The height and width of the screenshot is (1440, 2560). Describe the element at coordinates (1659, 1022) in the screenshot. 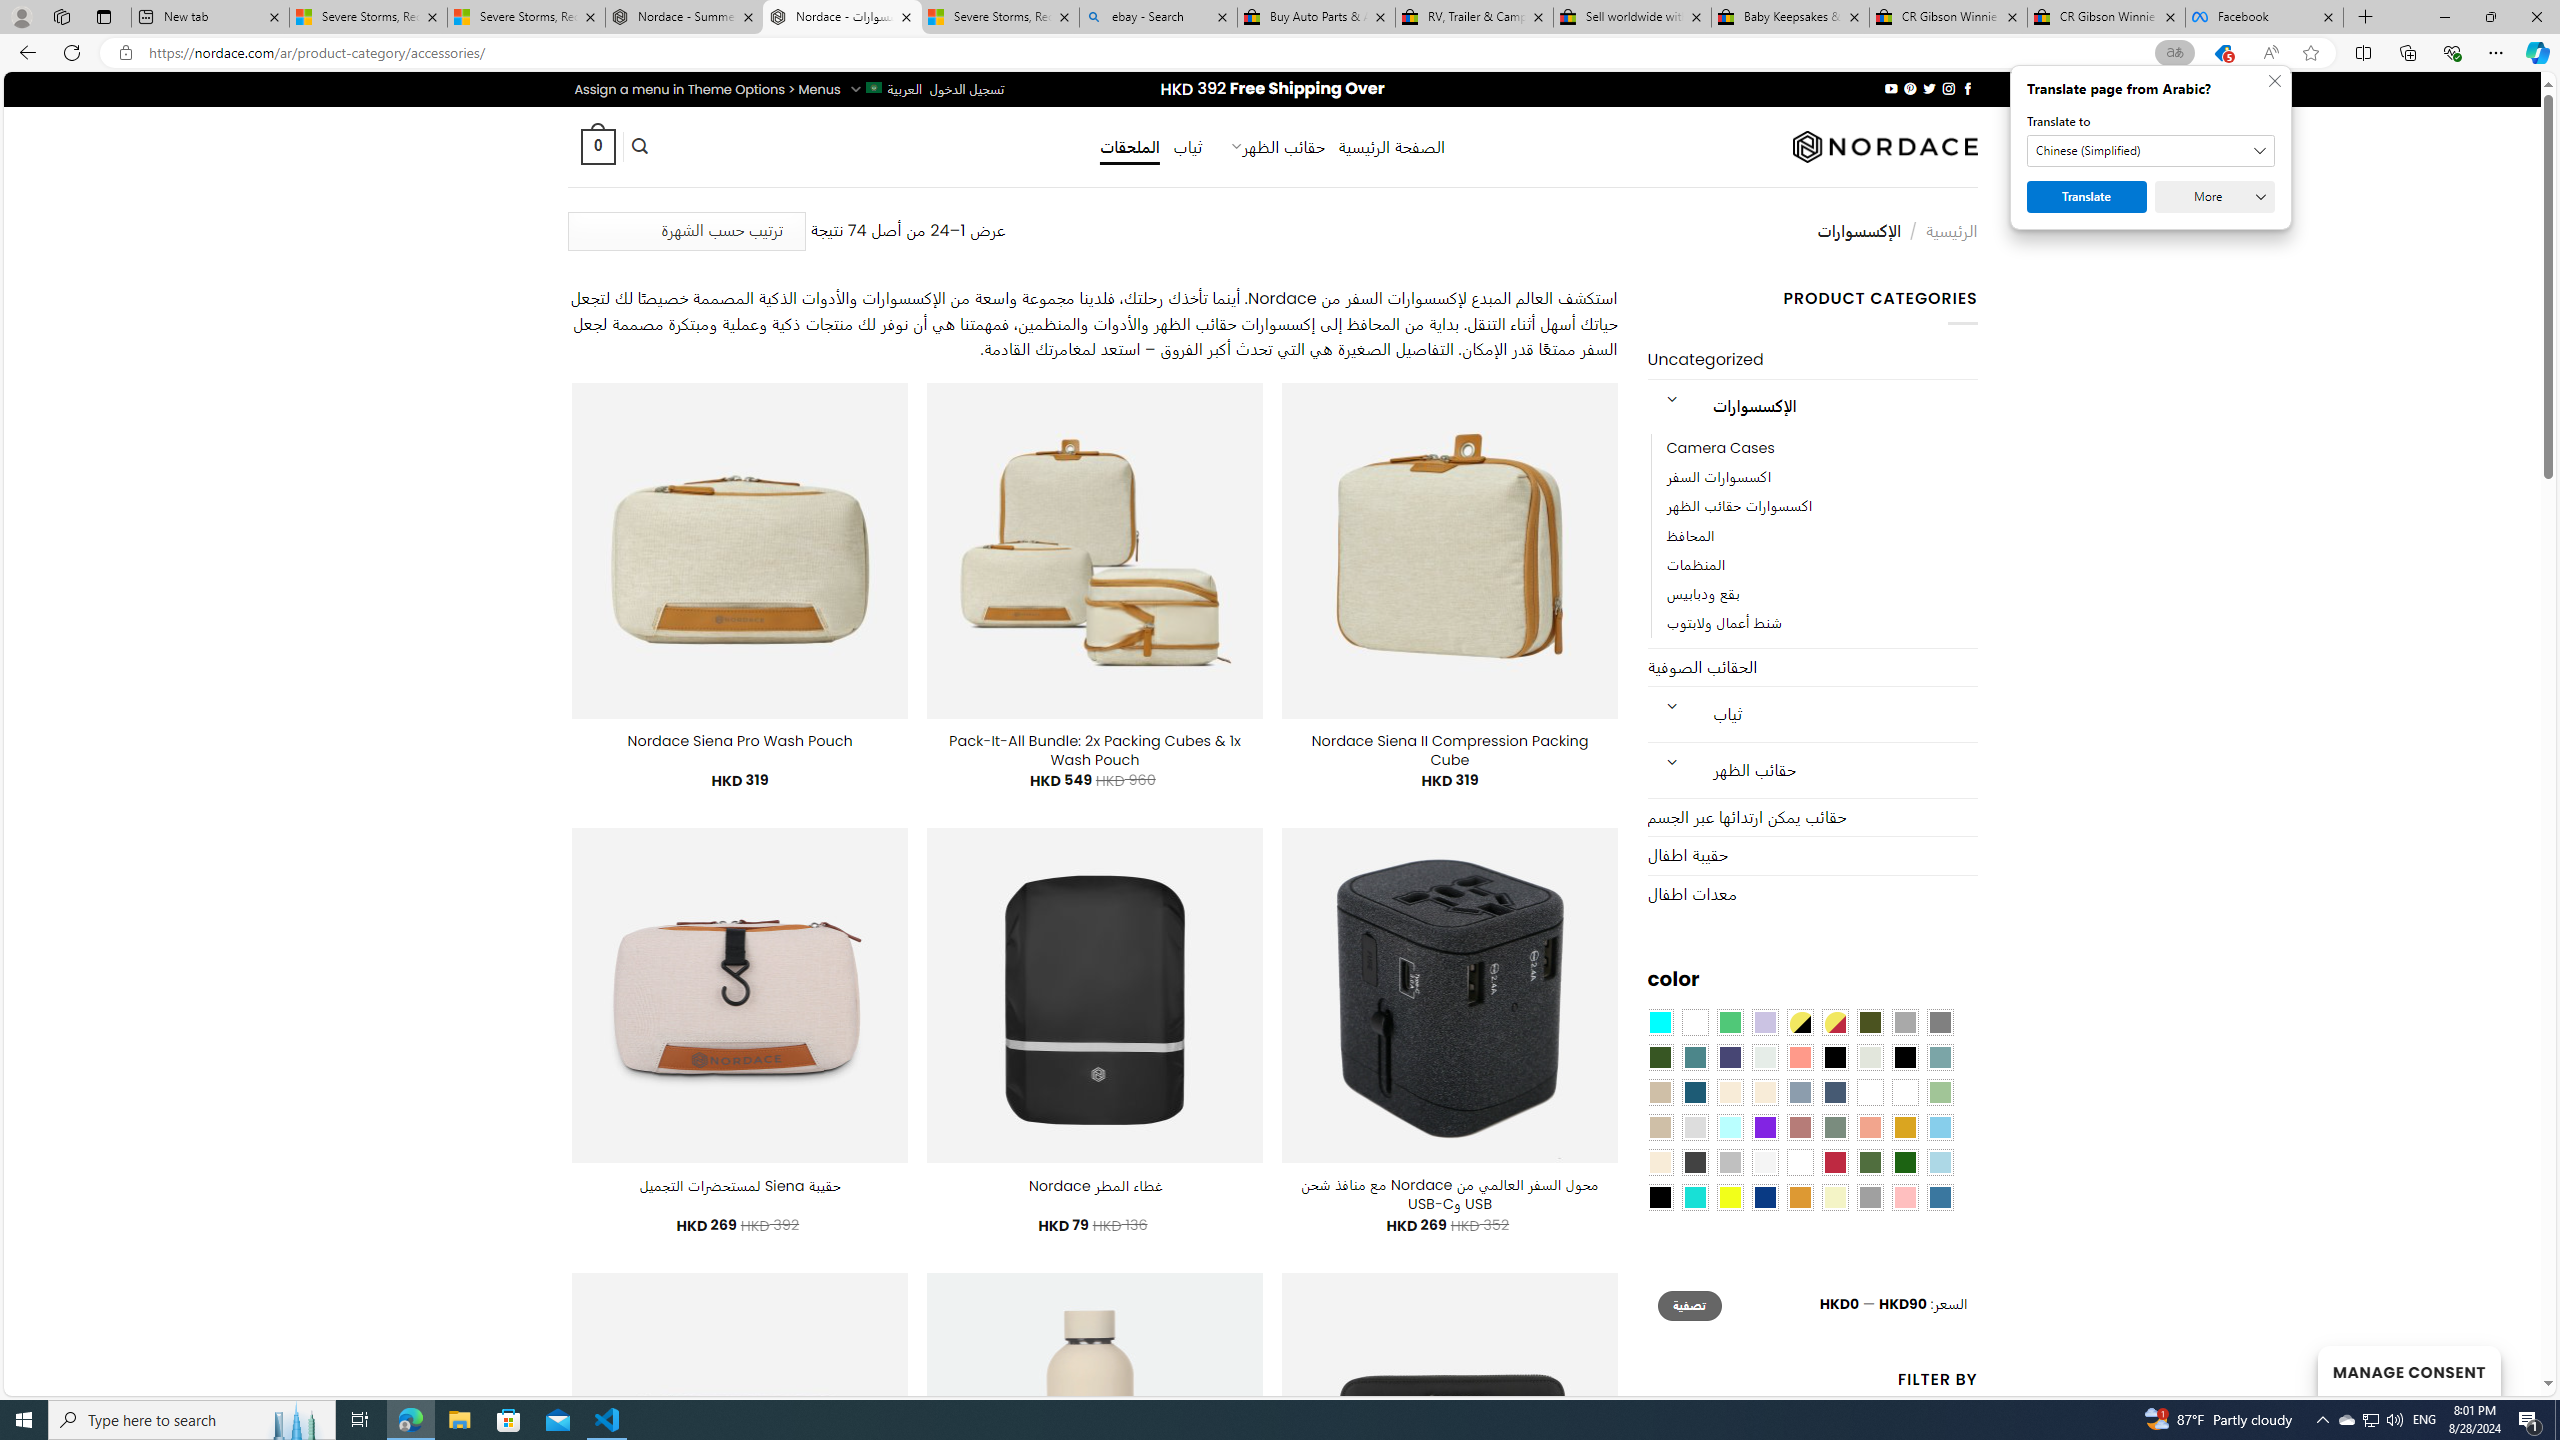

I see `'Aqua Blue'` at that location.